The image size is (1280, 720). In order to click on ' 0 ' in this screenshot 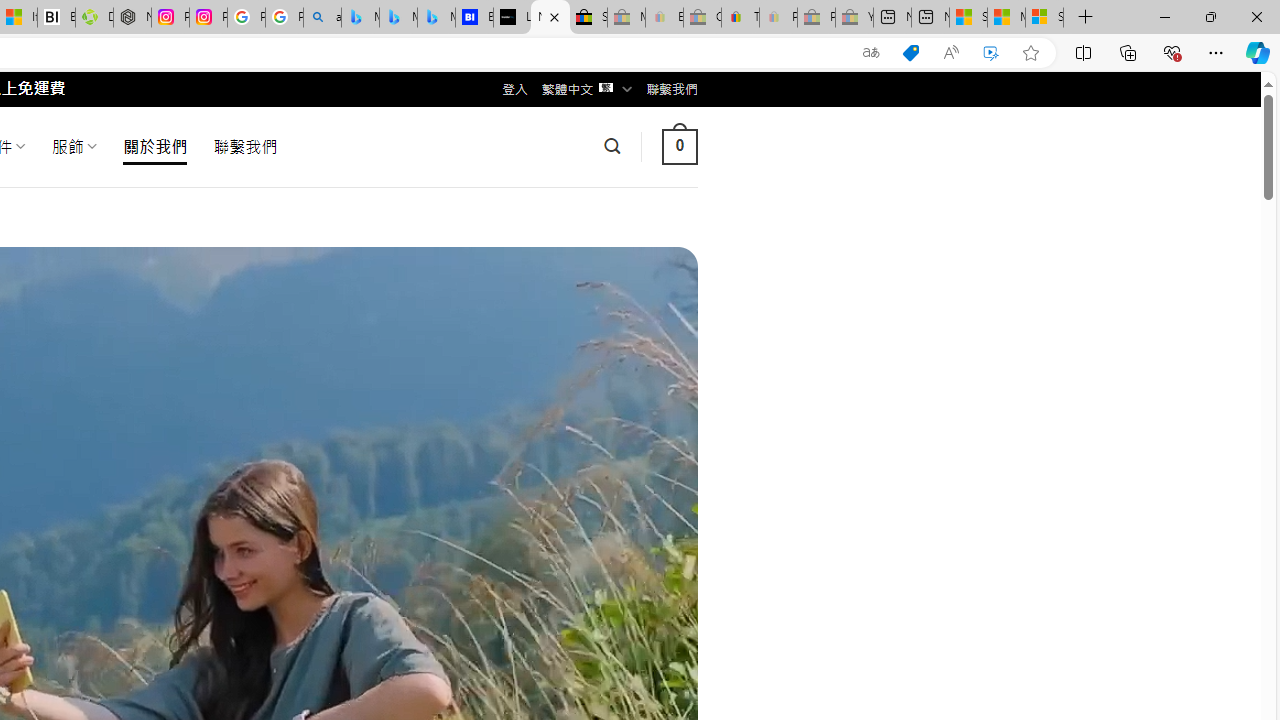, I will do `click(679, 145)`.